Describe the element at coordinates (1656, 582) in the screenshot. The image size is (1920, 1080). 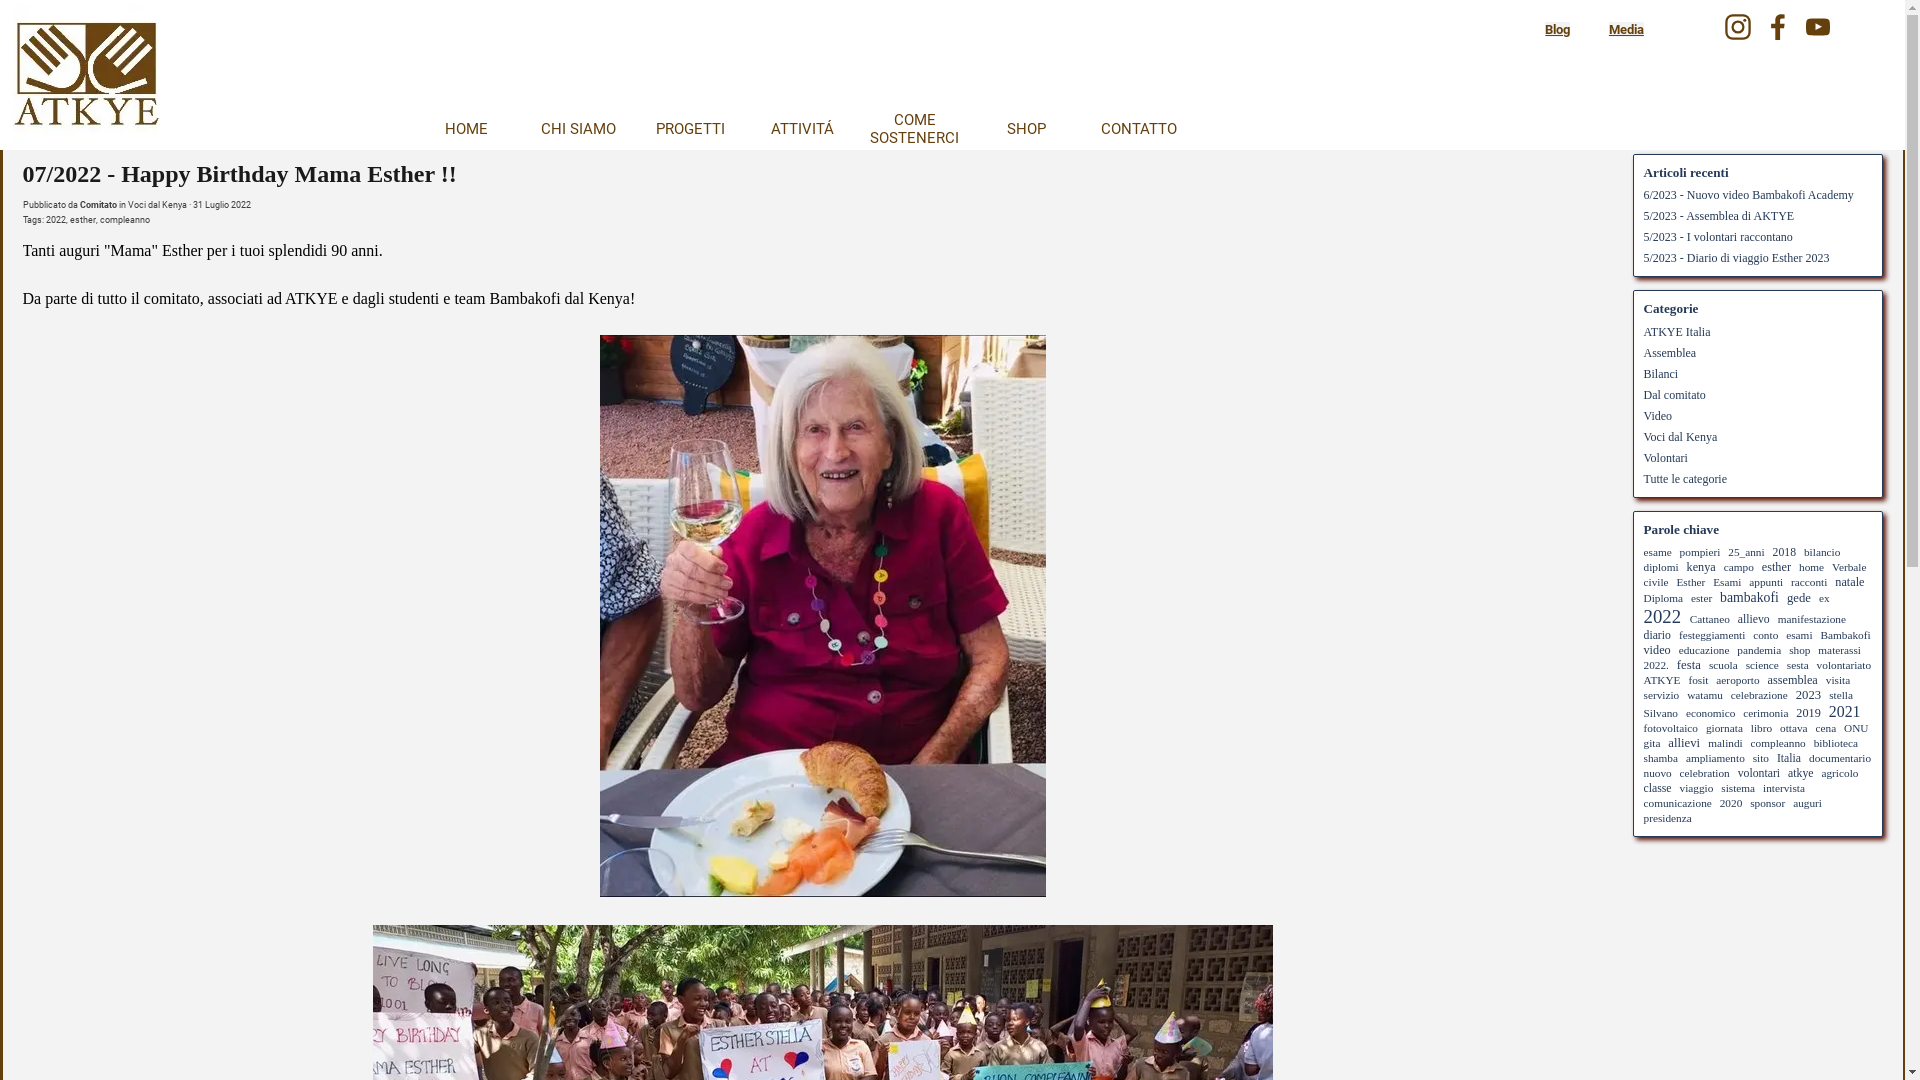
I see `'civile'` at that location.